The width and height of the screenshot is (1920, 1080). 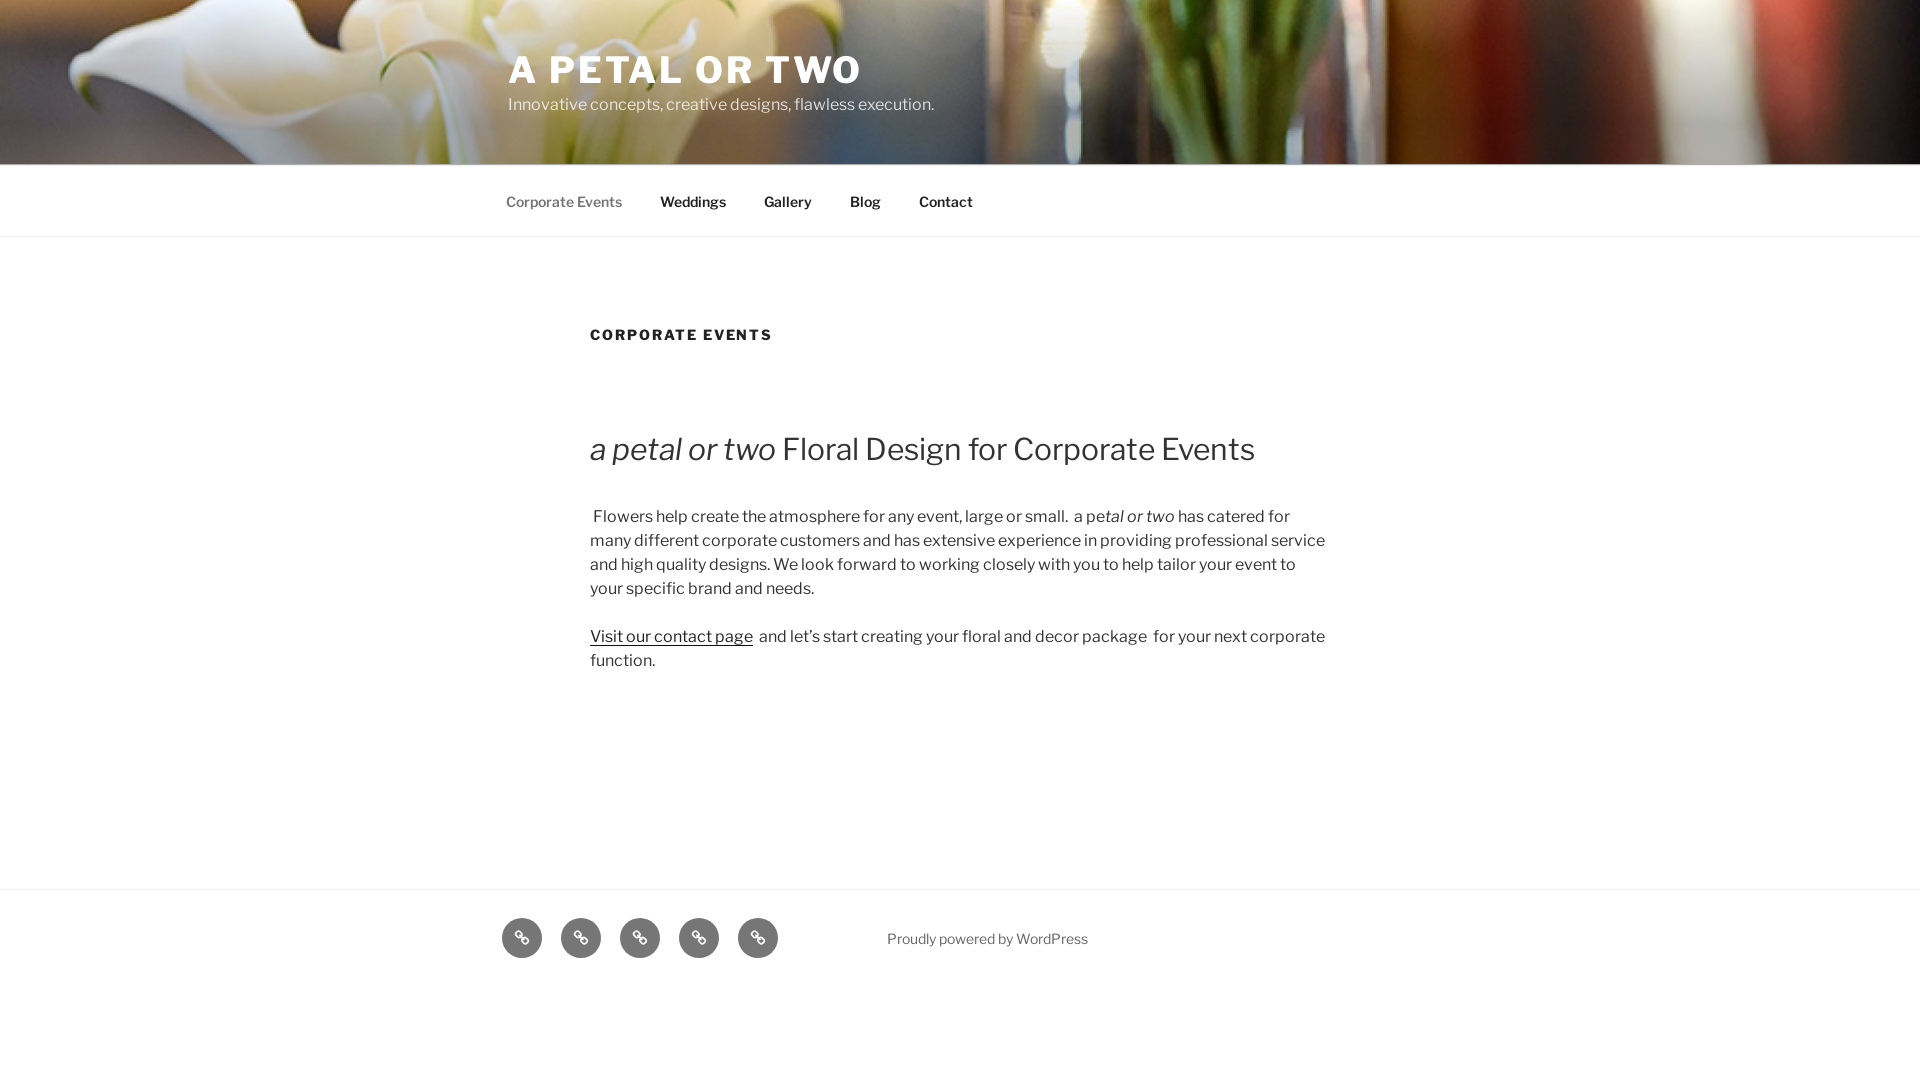 I want to click on 'Contact', so click(x=944, y=200).